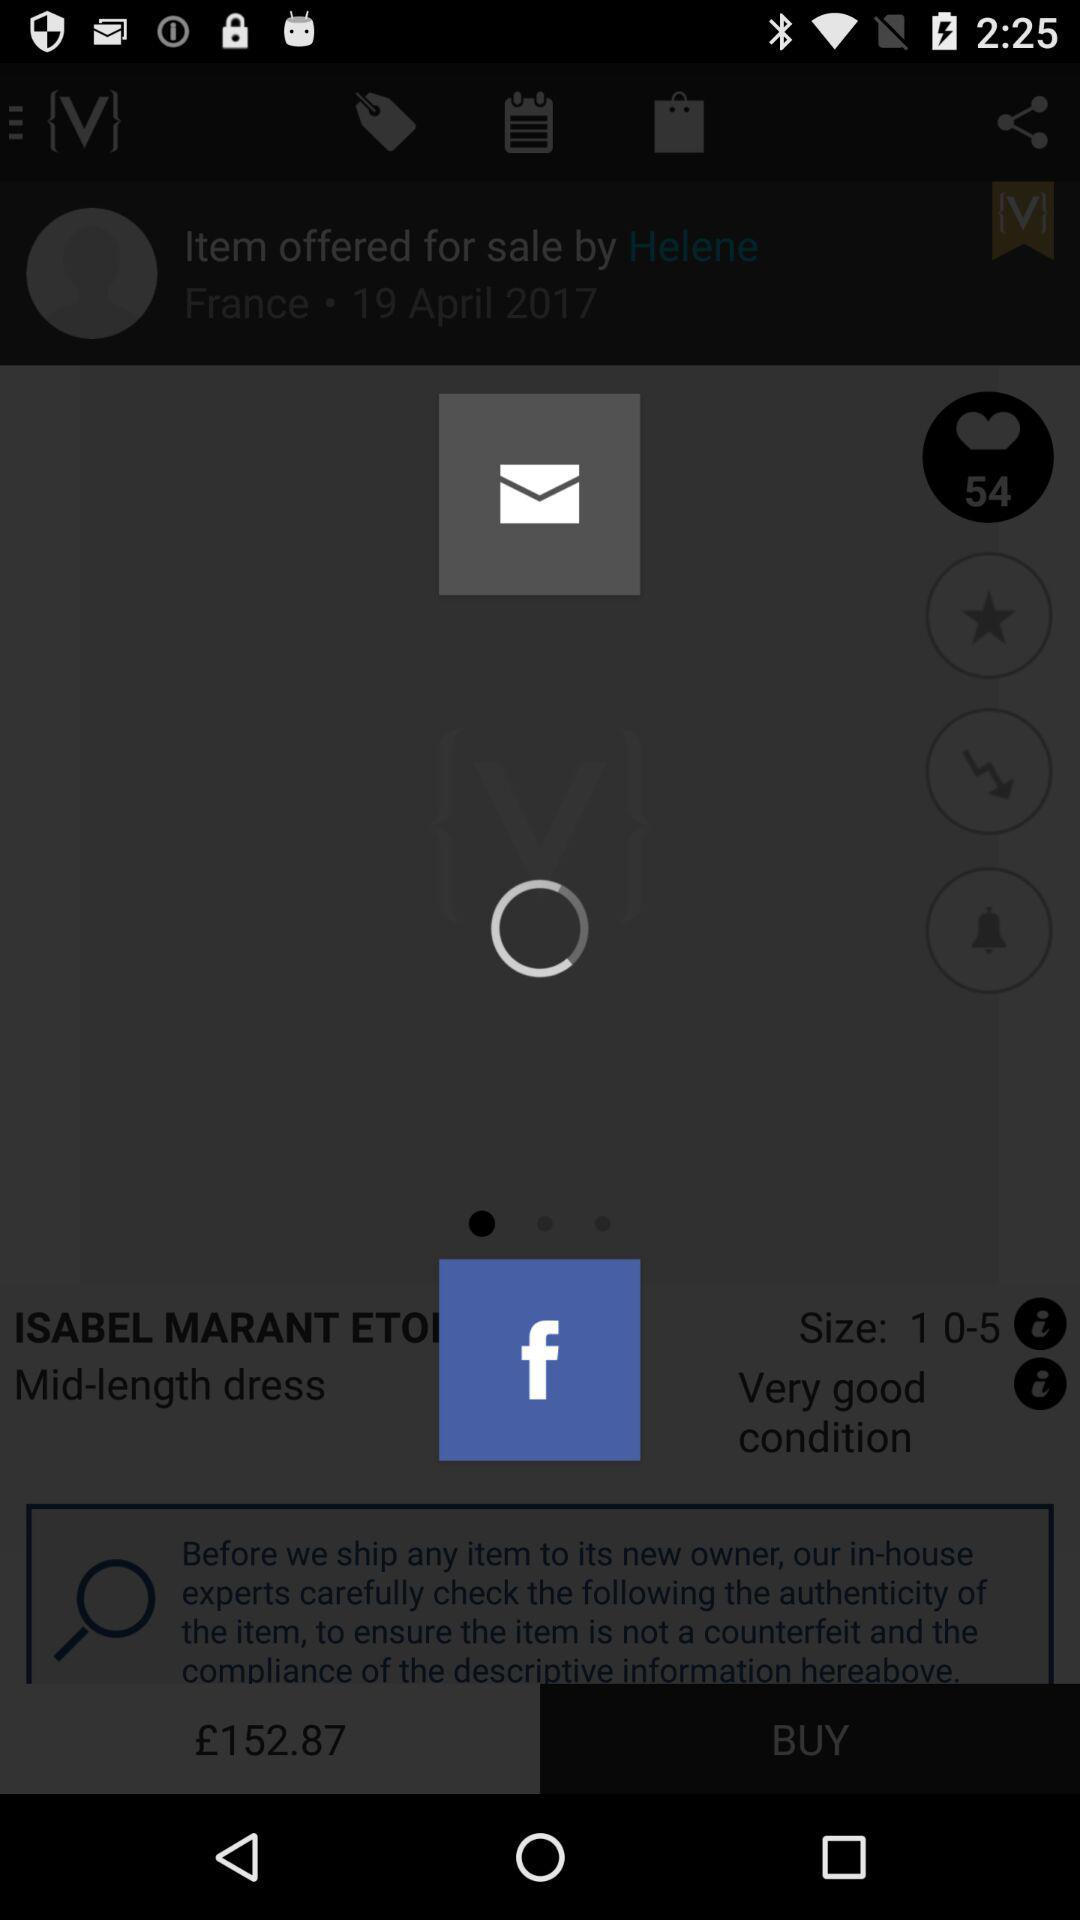 Image resolution: width=1080 pixels, height=1920 pixels. I want to click on the star icon, so click(987, 657).